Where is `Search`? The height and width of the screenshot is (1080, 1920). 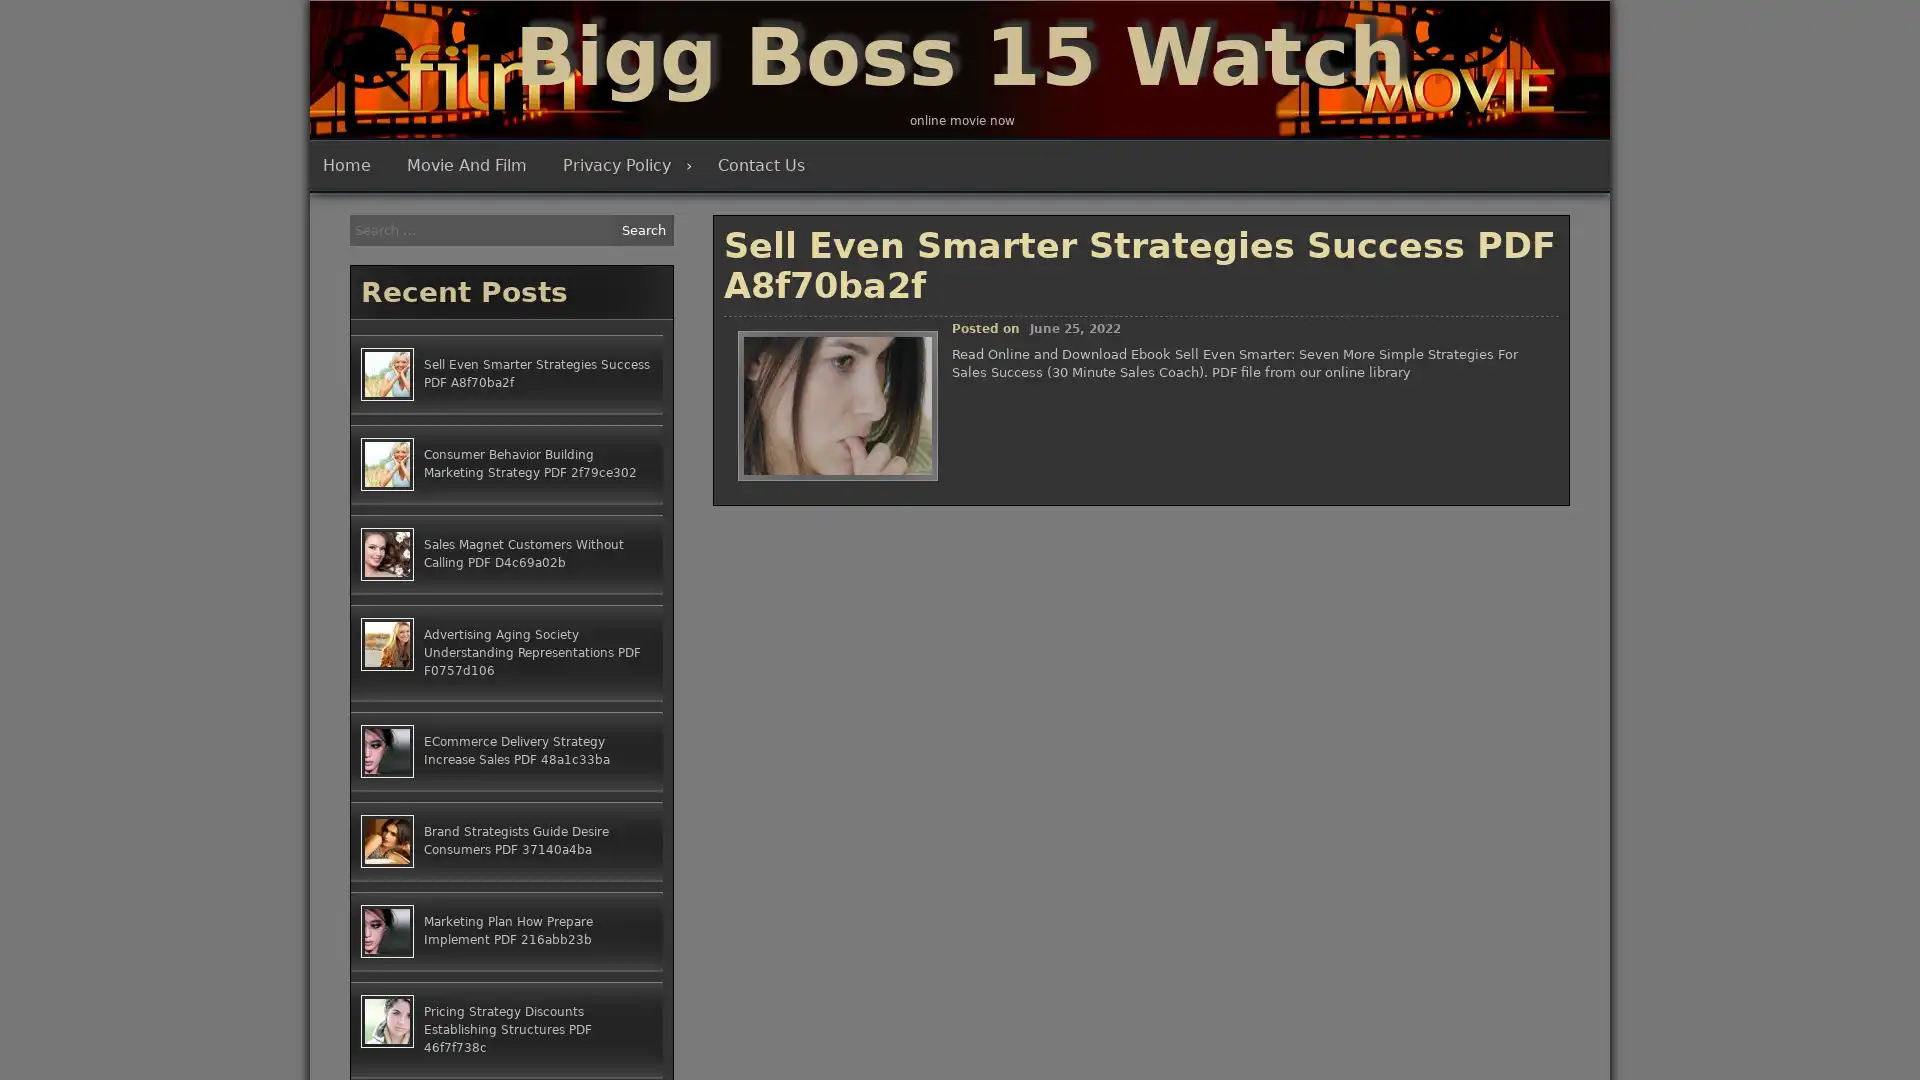 Search is located at coordinates (643, 229).